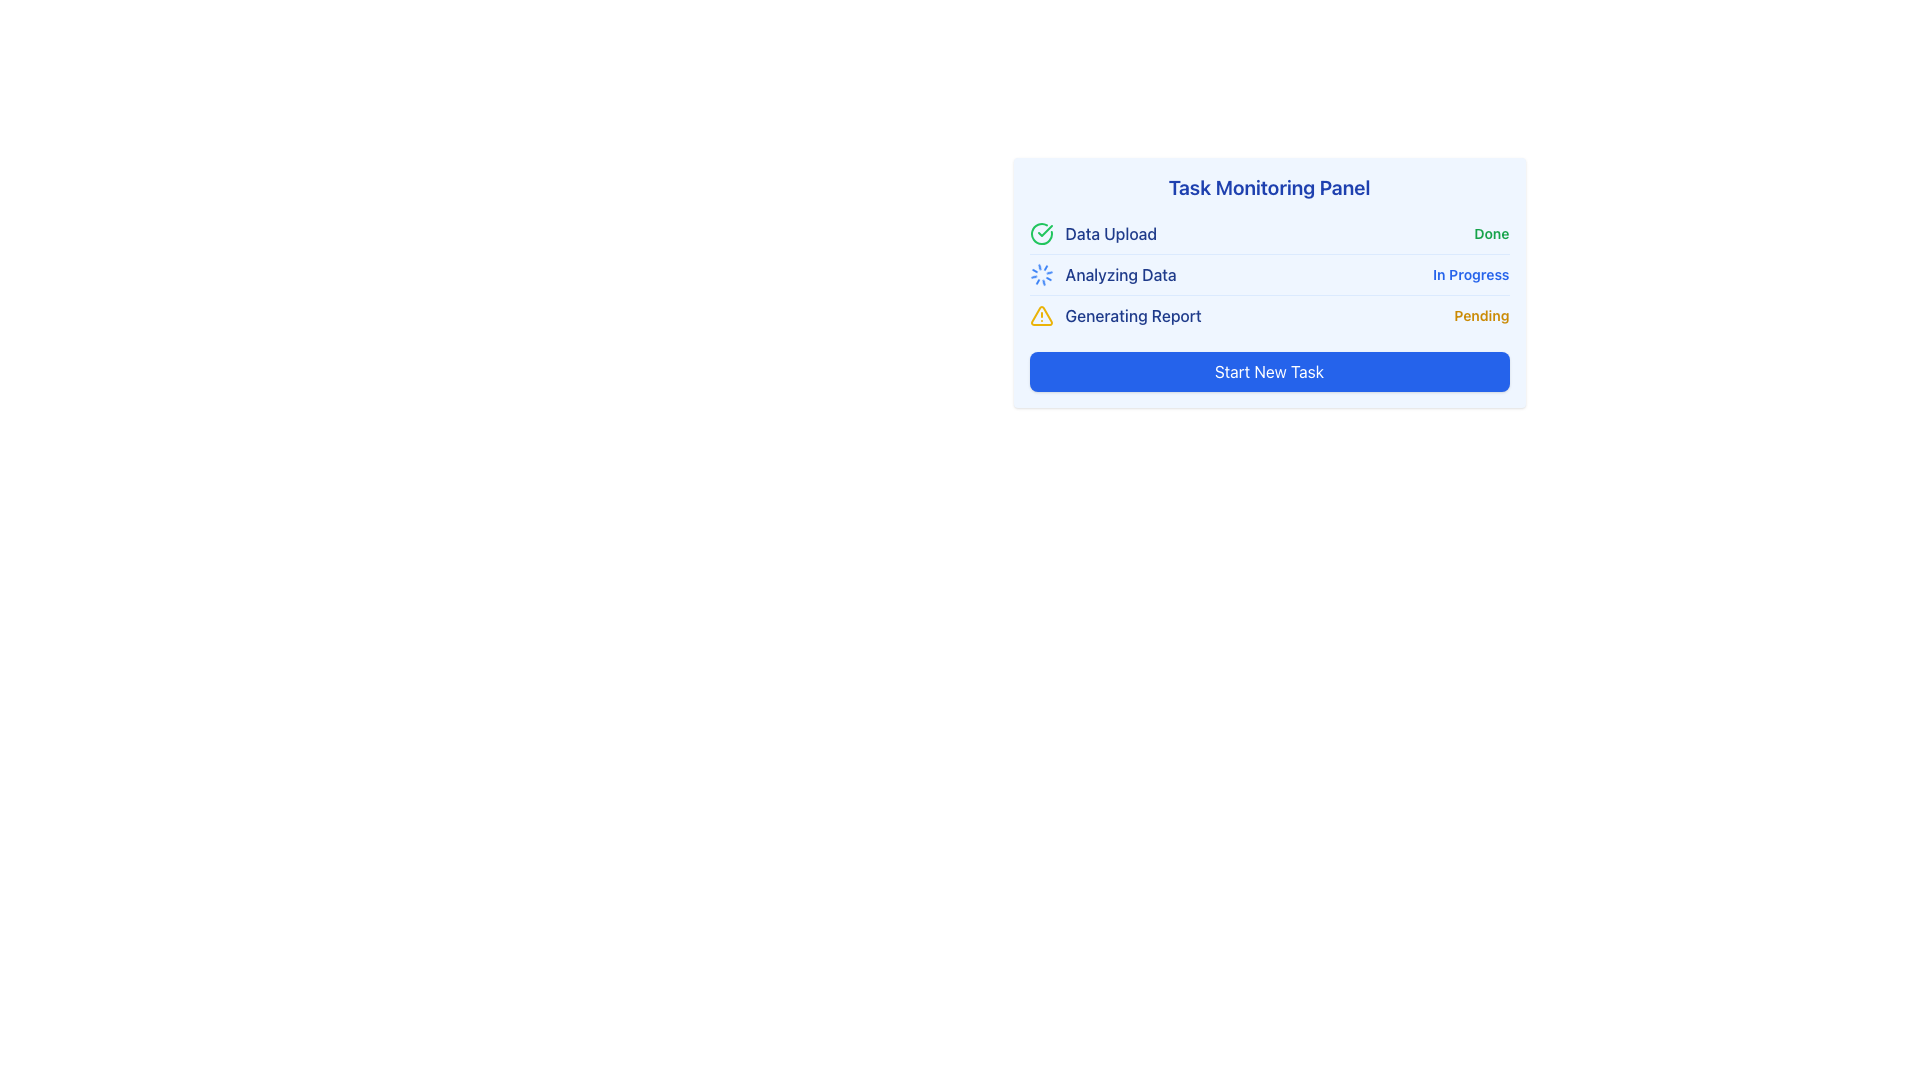 The image size is (1920, 1080). I want to click on the completion indicator icon representing 'Data Upload' status located in the 'Task Monitoring Panel', so click(1044, 230).